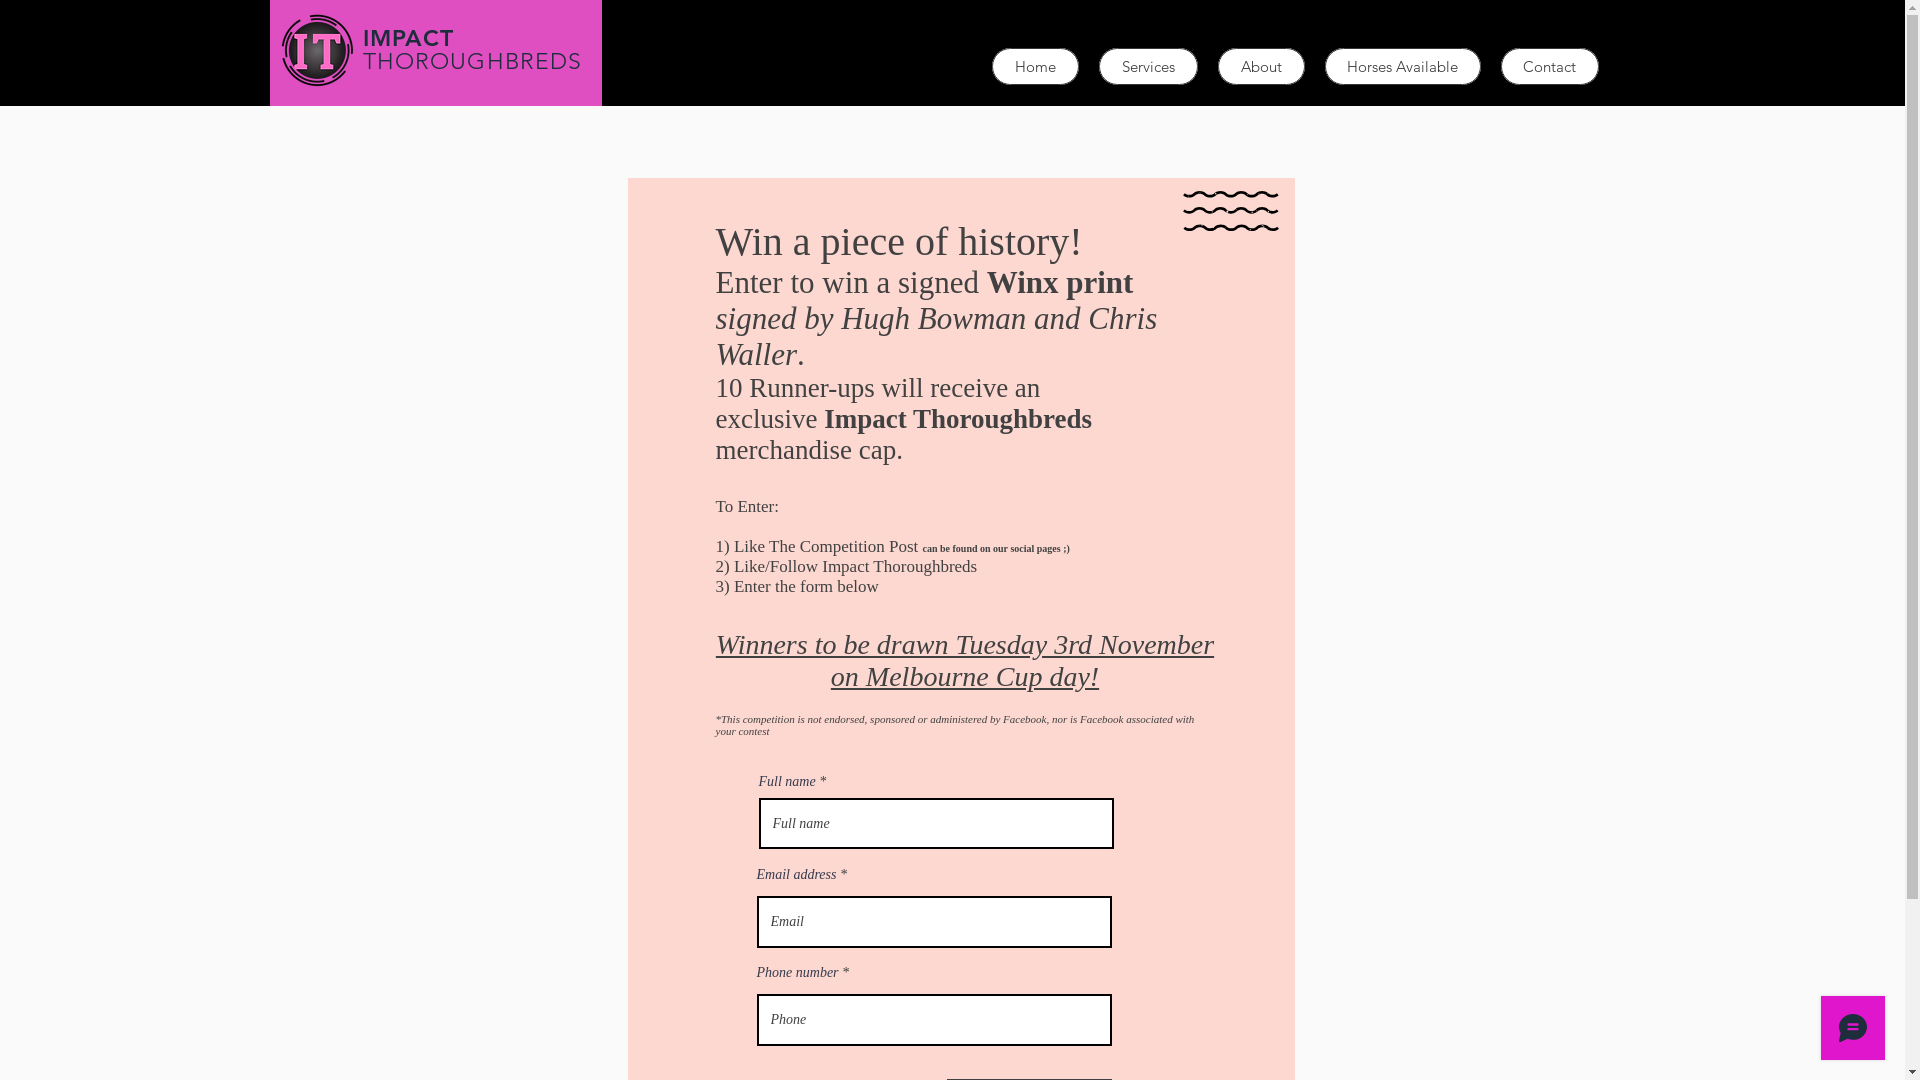  I want to click on 'About', so click(1260, 65).